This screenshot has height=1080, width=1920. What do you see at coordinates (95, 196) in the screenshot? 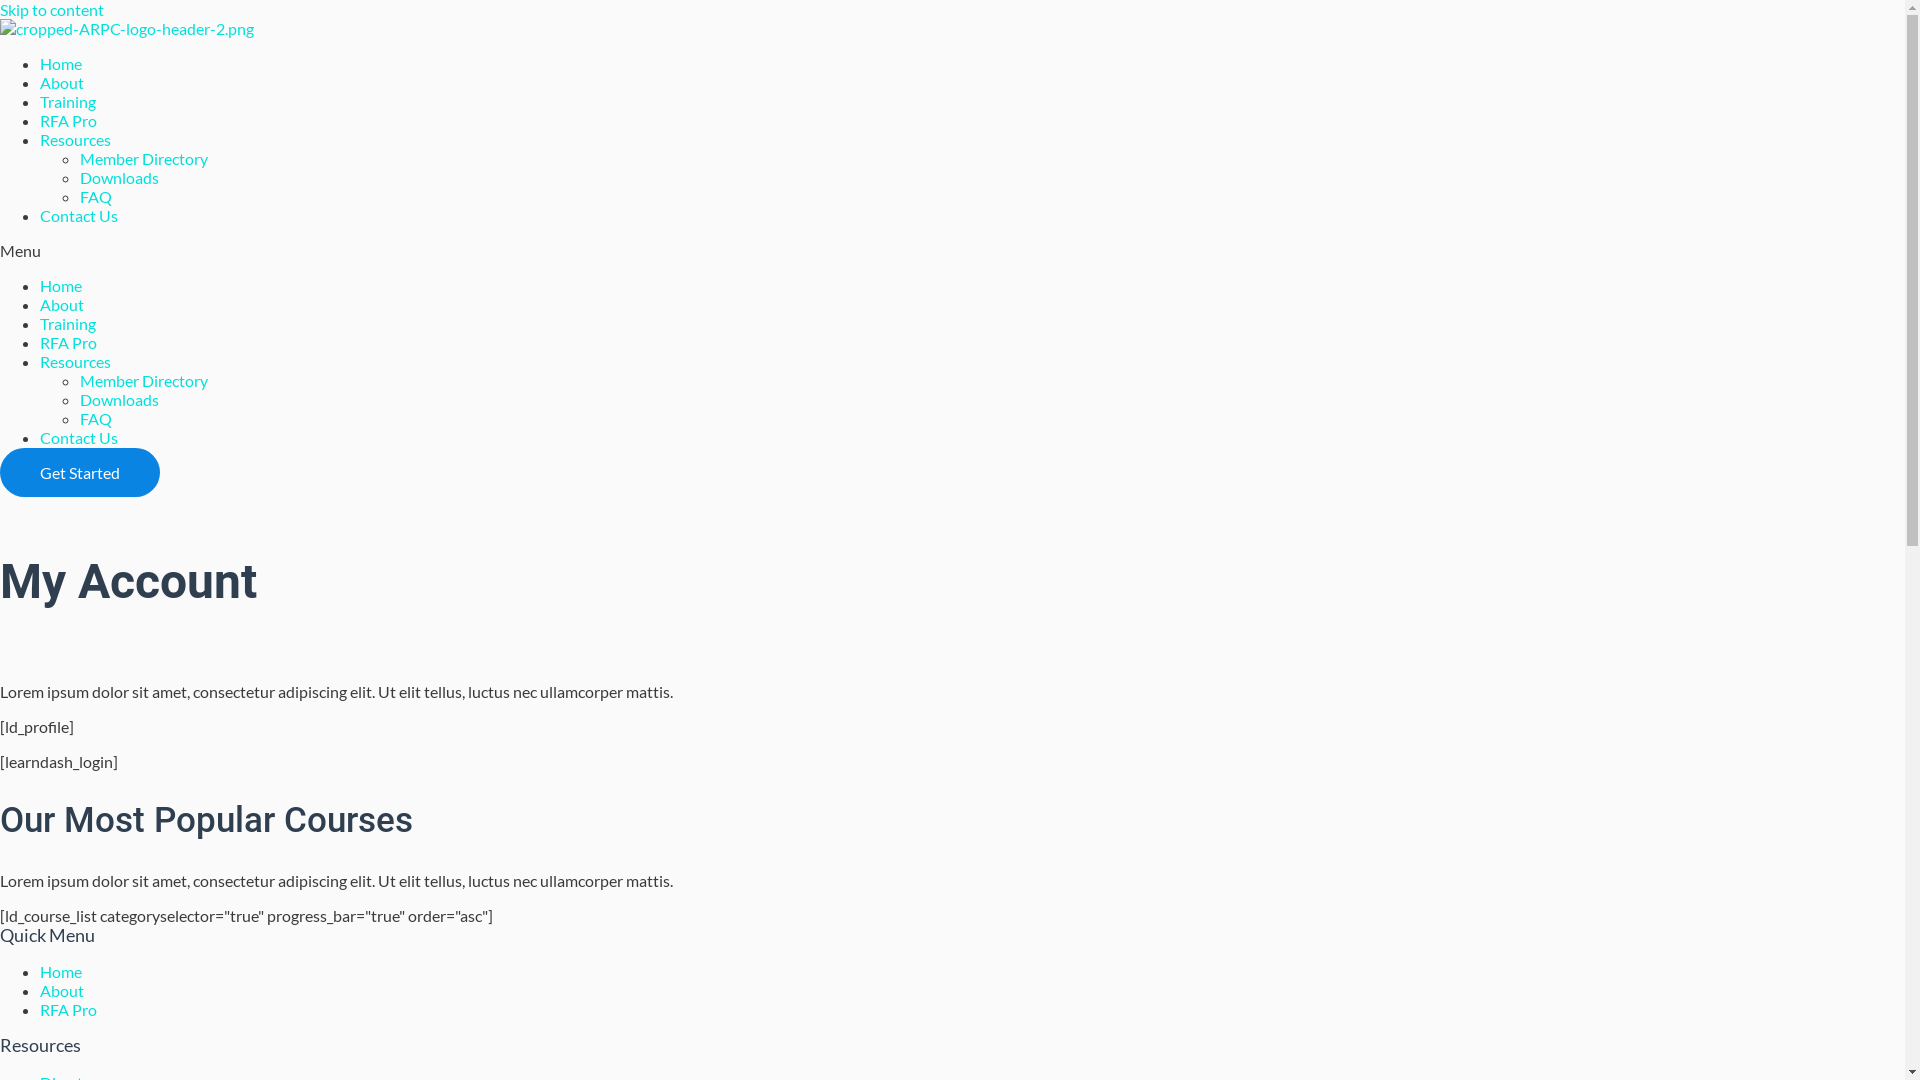
I see `'FAQ'` at bounding box center [95, 196].